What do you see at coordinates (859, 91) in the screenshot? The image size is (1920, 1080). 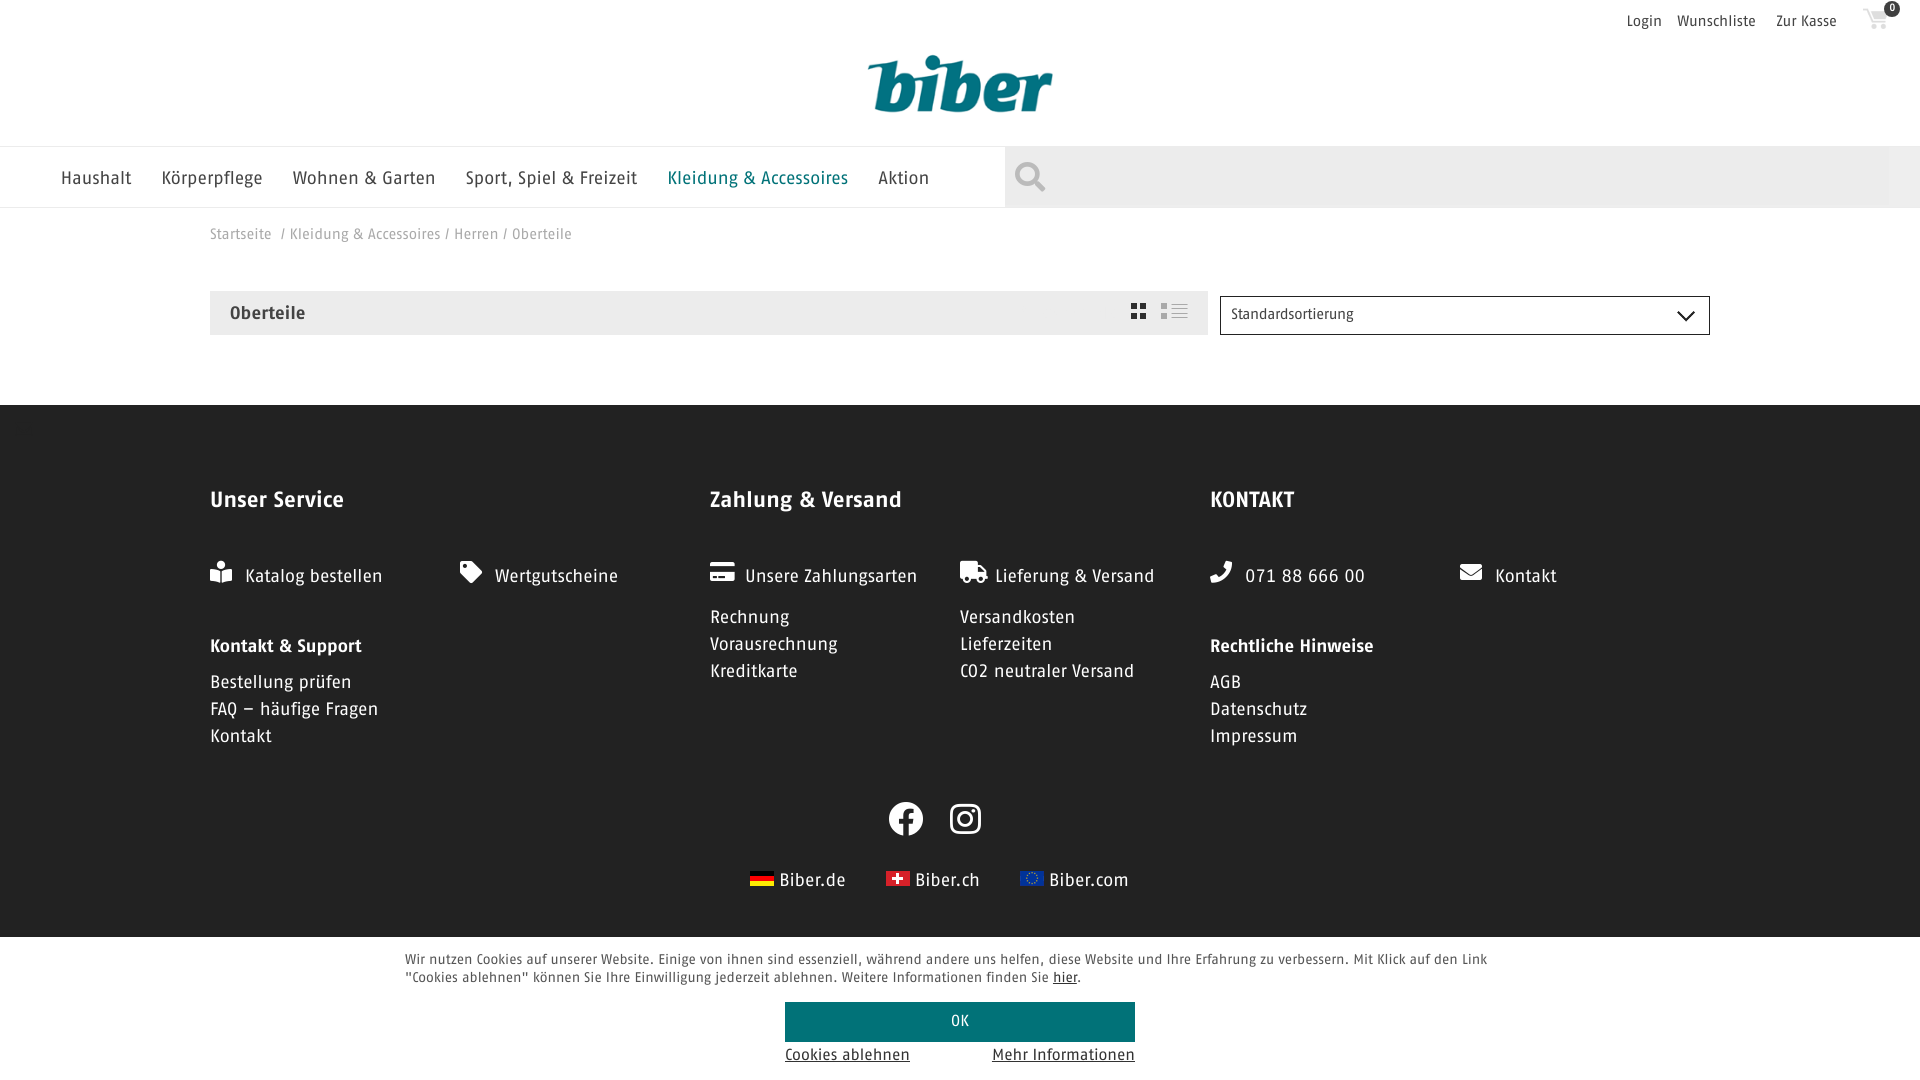 I see `'Biber Umweltprodukte Versand'` at bounding box center [859, 91].